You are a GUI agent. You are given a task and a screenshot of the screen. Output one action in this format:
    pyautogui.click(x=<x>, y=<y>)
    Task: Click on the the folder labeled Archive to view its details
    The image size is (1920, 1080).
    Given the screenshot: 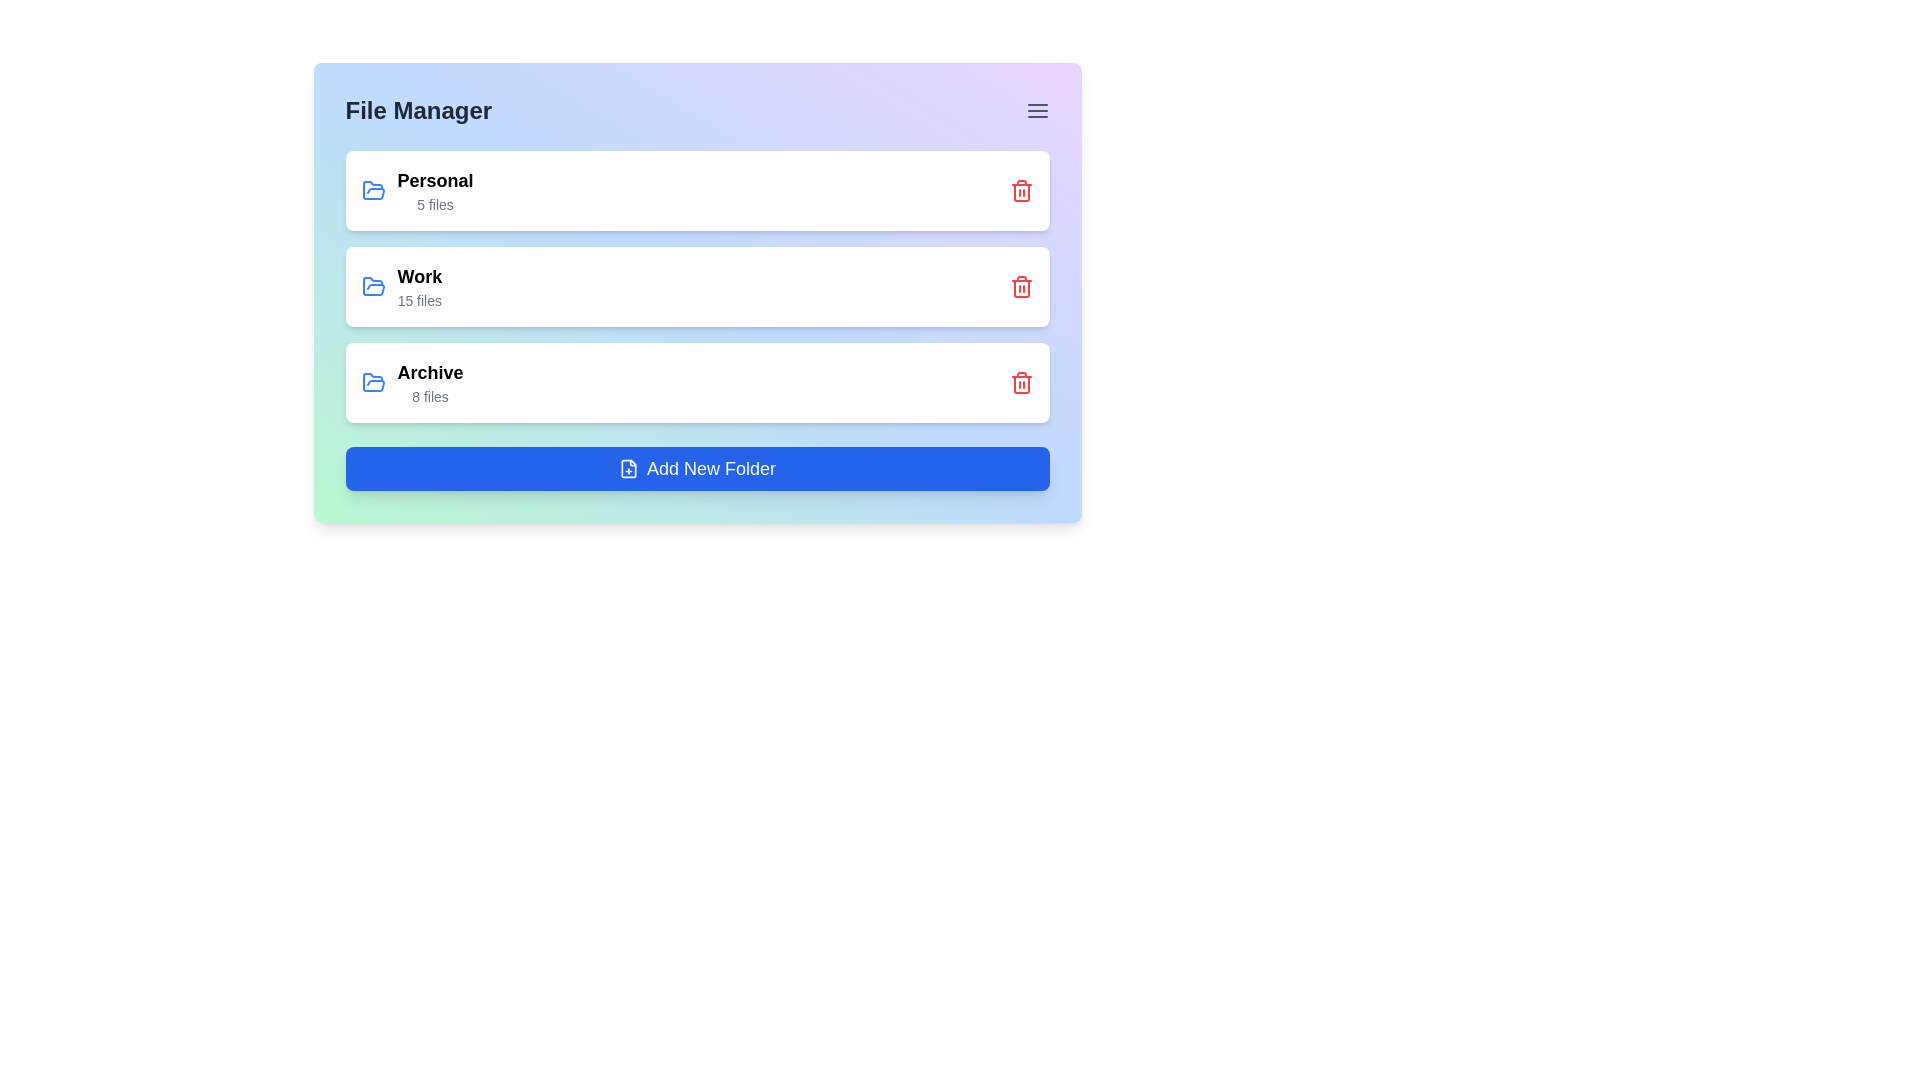 What is the action you would take?
    pyautogui.click(x=411, y=382)
    